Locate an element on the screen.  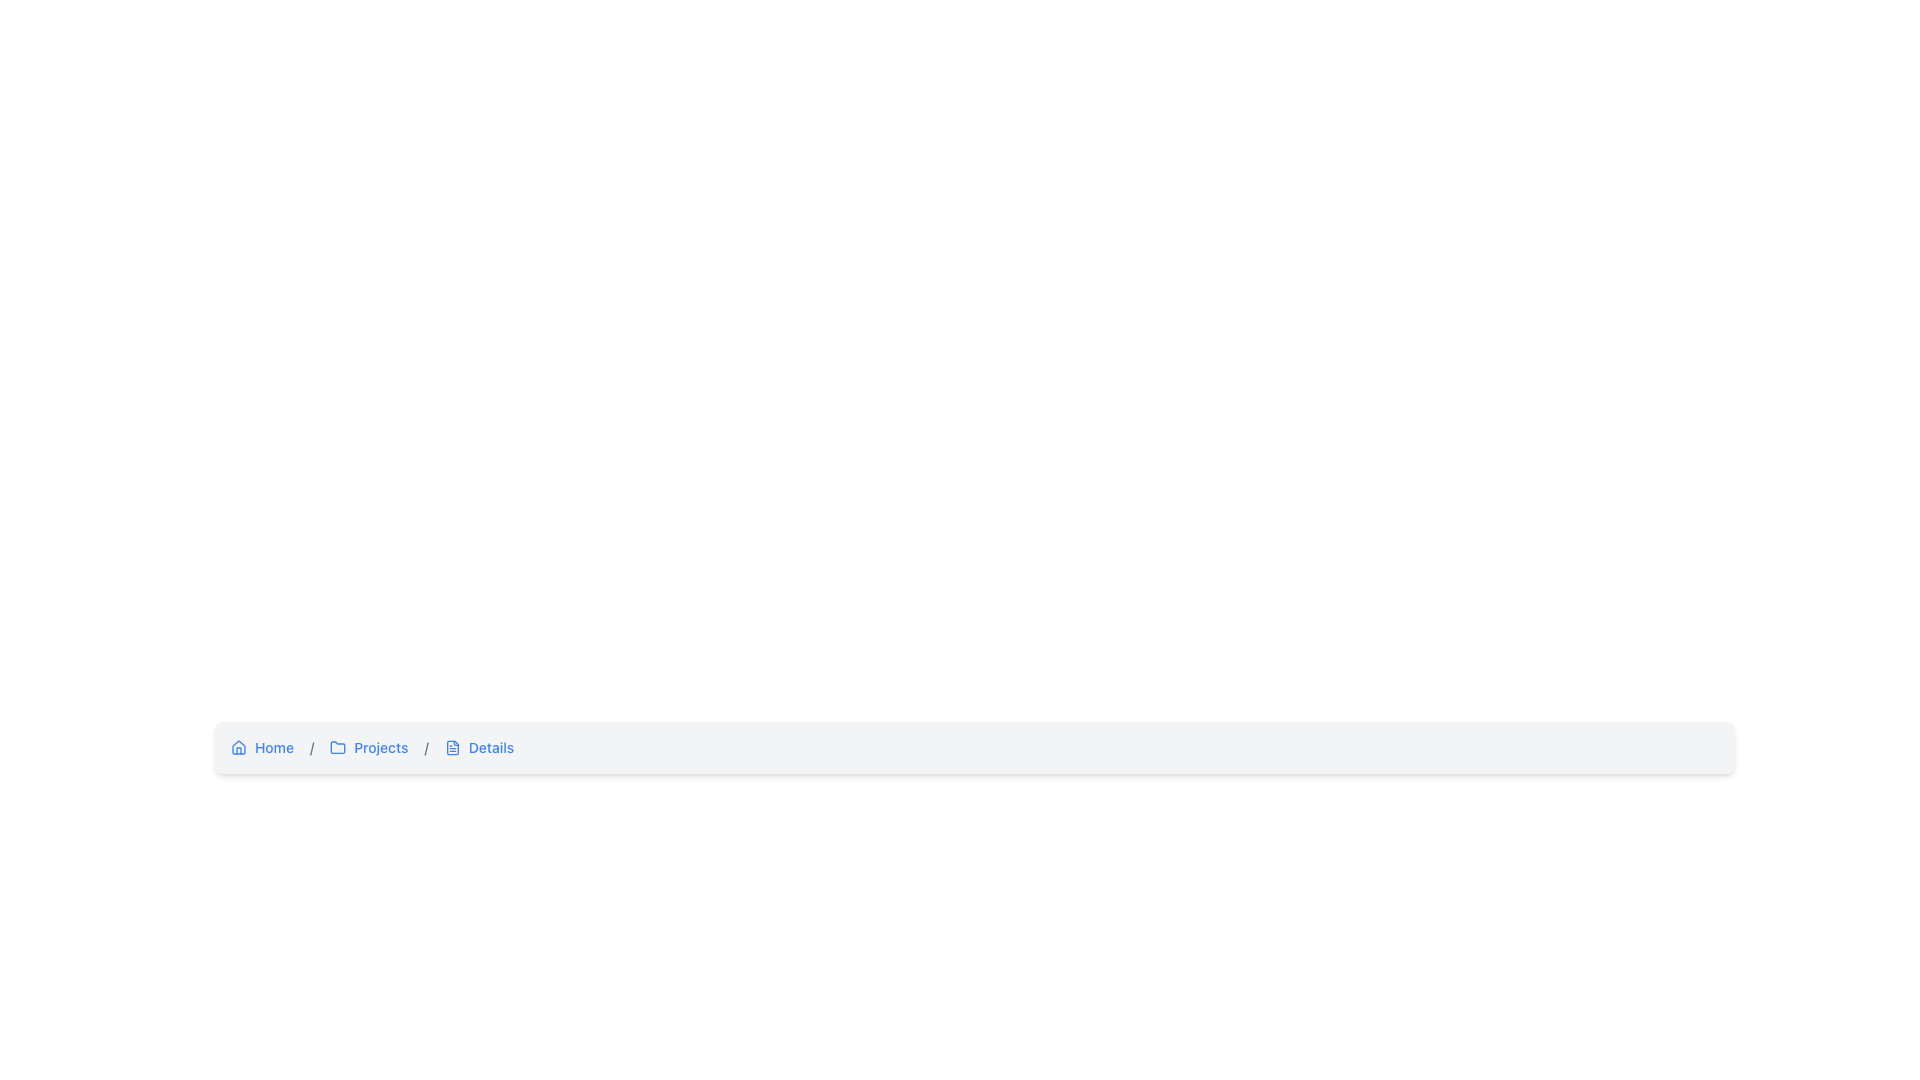
the 'Details' text label styled in blue, located at the rightmost position in the breadcrumb navigation bar, indicating its interactivity is located at coordinates (491, 748).